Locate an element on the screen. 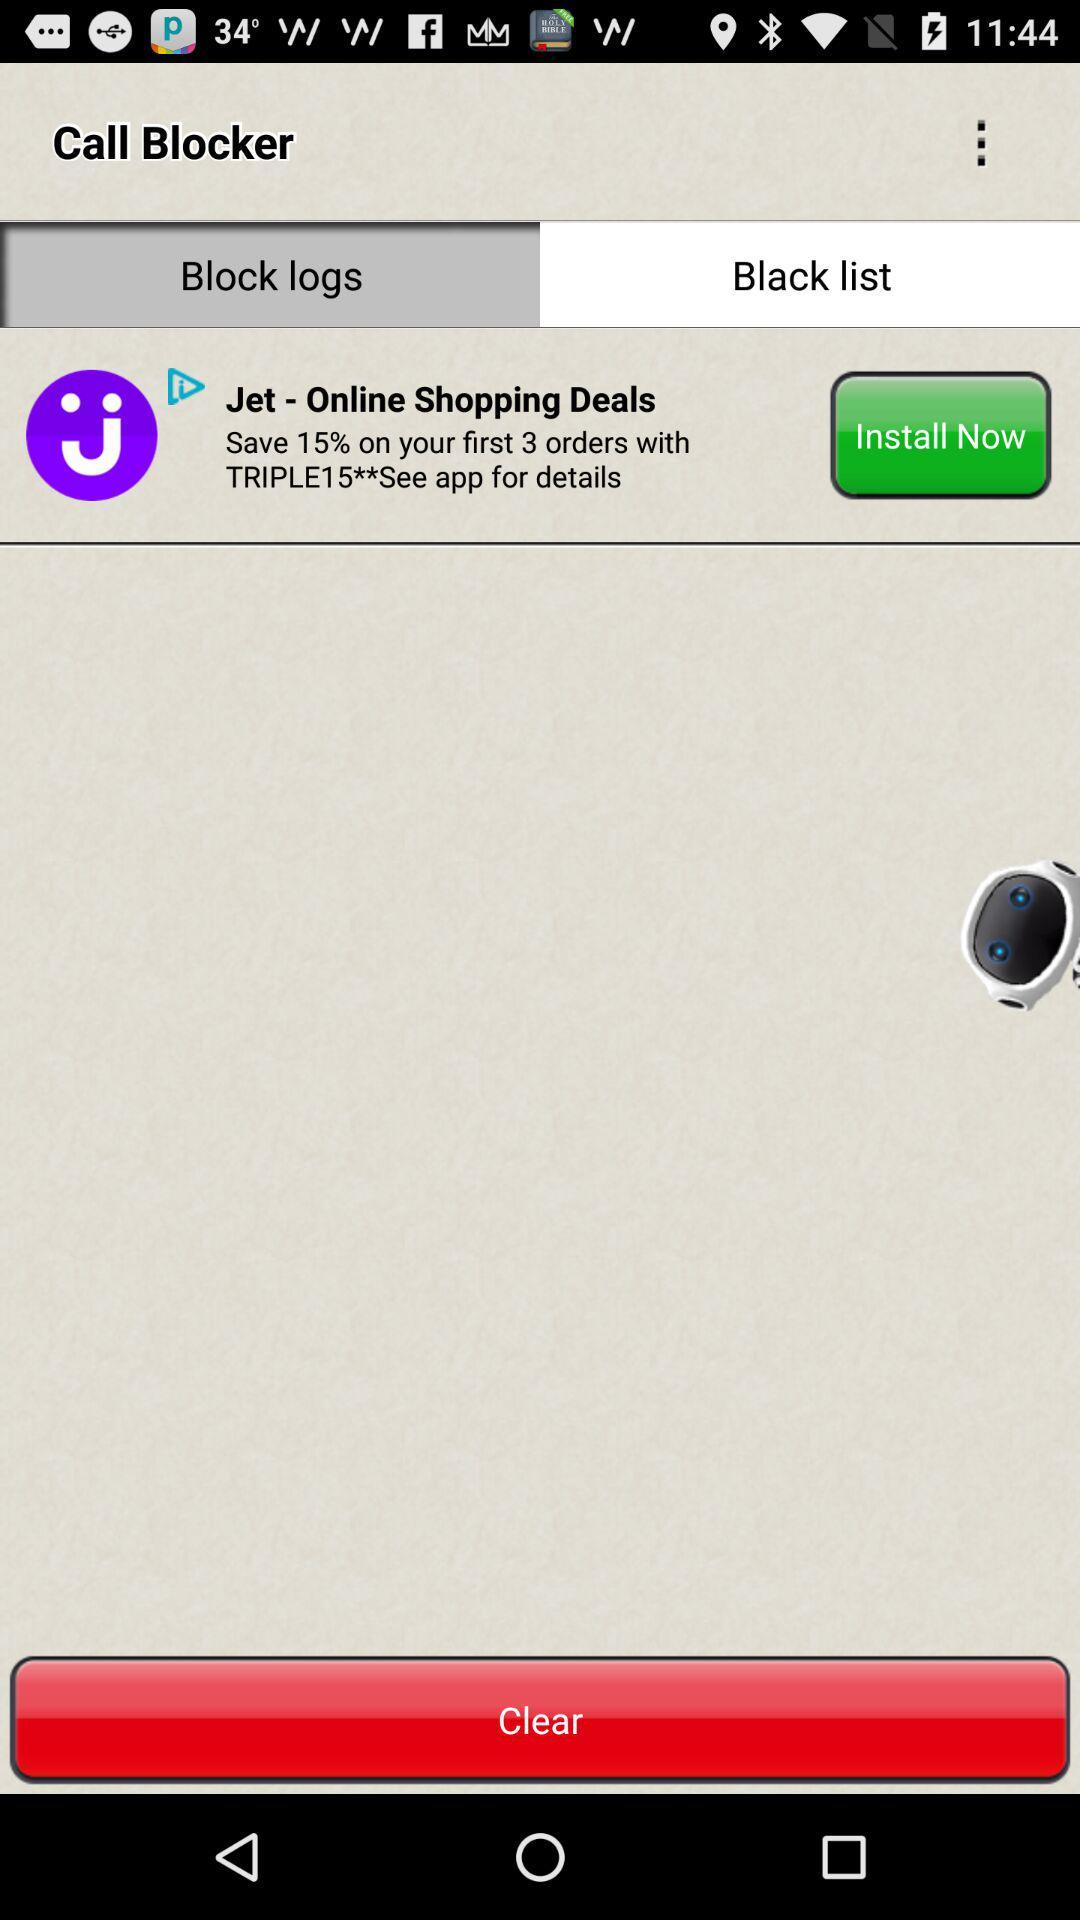 The height and width of the screenshot is (1920, 1080). the button next to black list is located at coordinates (270, 273).